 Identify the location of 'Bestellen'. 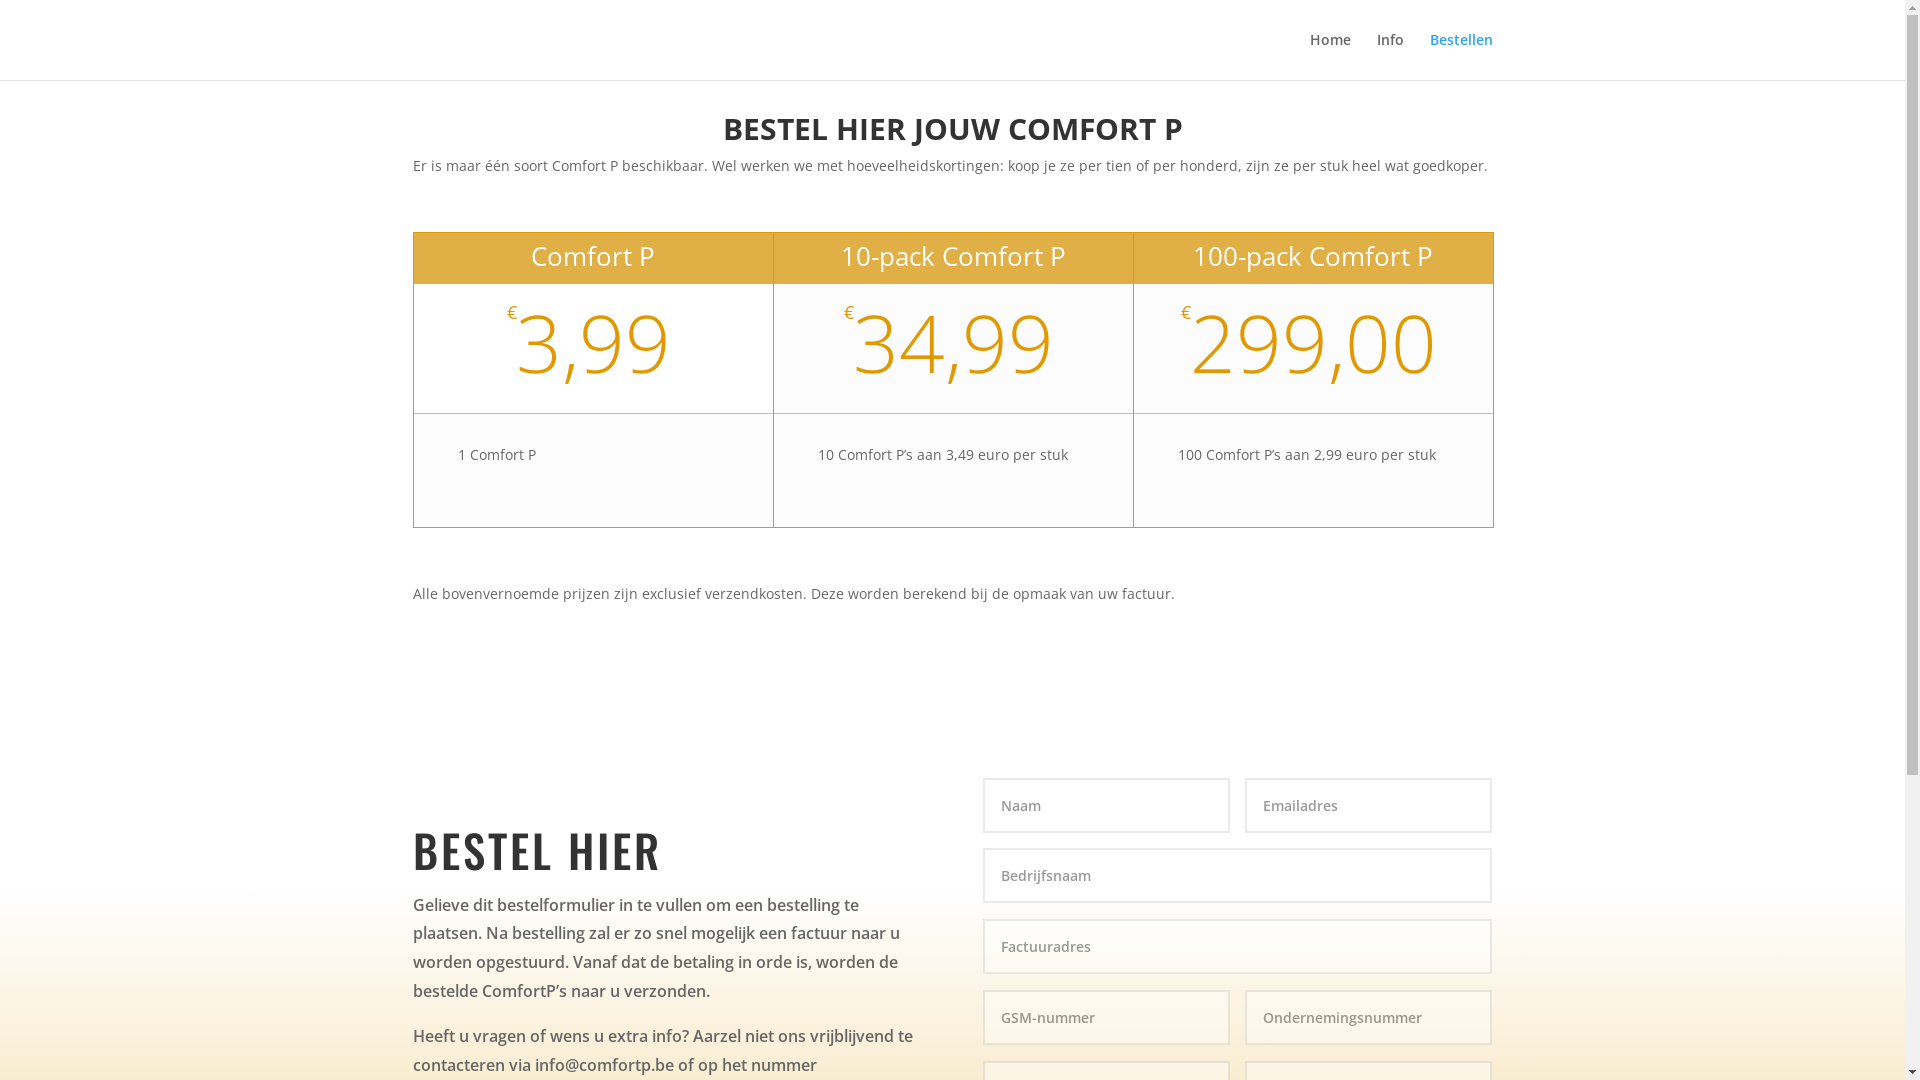
(1429, 55).